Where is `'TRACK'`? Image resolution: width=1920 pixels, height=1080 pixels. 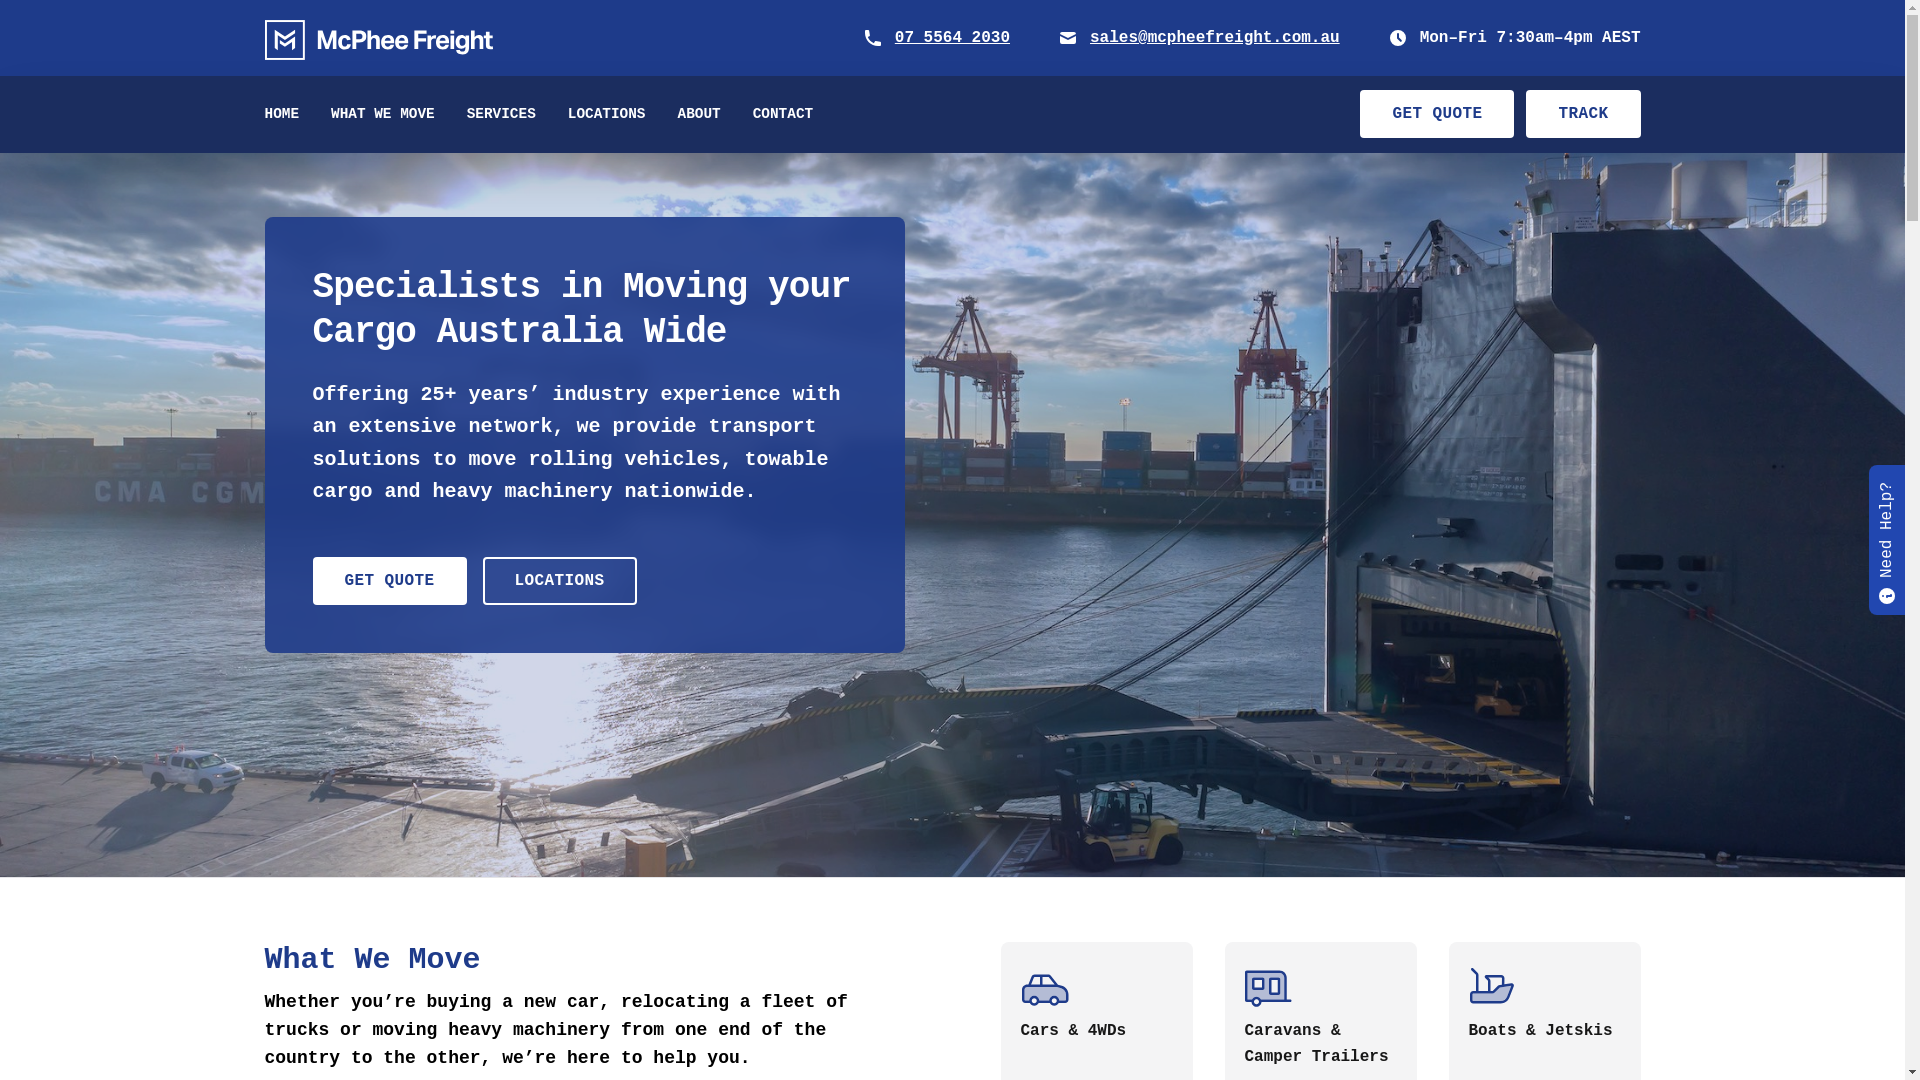 'TRACK' is located at coordinates (1582, 114).